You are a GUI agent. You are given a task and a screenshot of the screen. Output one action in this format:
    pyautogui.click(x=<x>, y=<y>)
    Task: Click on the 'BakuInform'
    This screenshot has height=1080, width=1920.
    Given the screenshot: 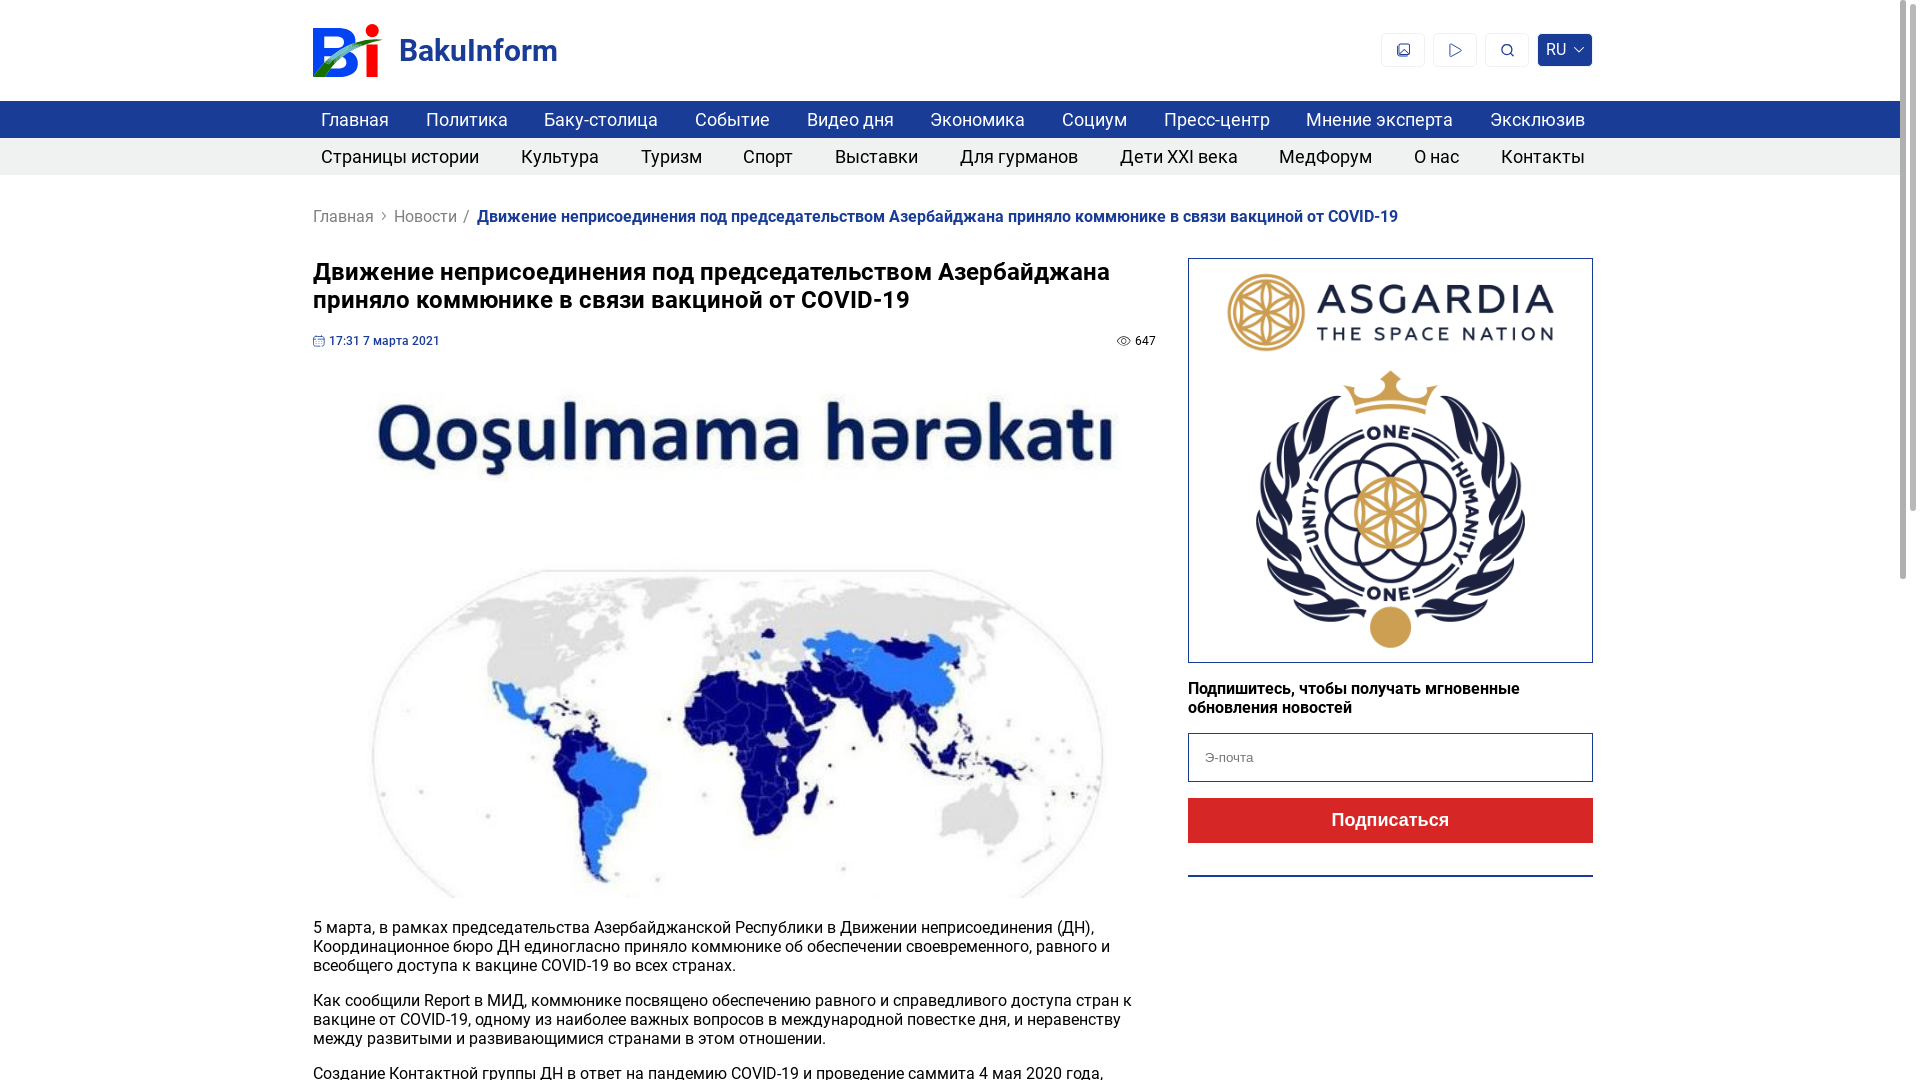 What is the action you would take?
    pyautogui.click(x=434, y=49)
    